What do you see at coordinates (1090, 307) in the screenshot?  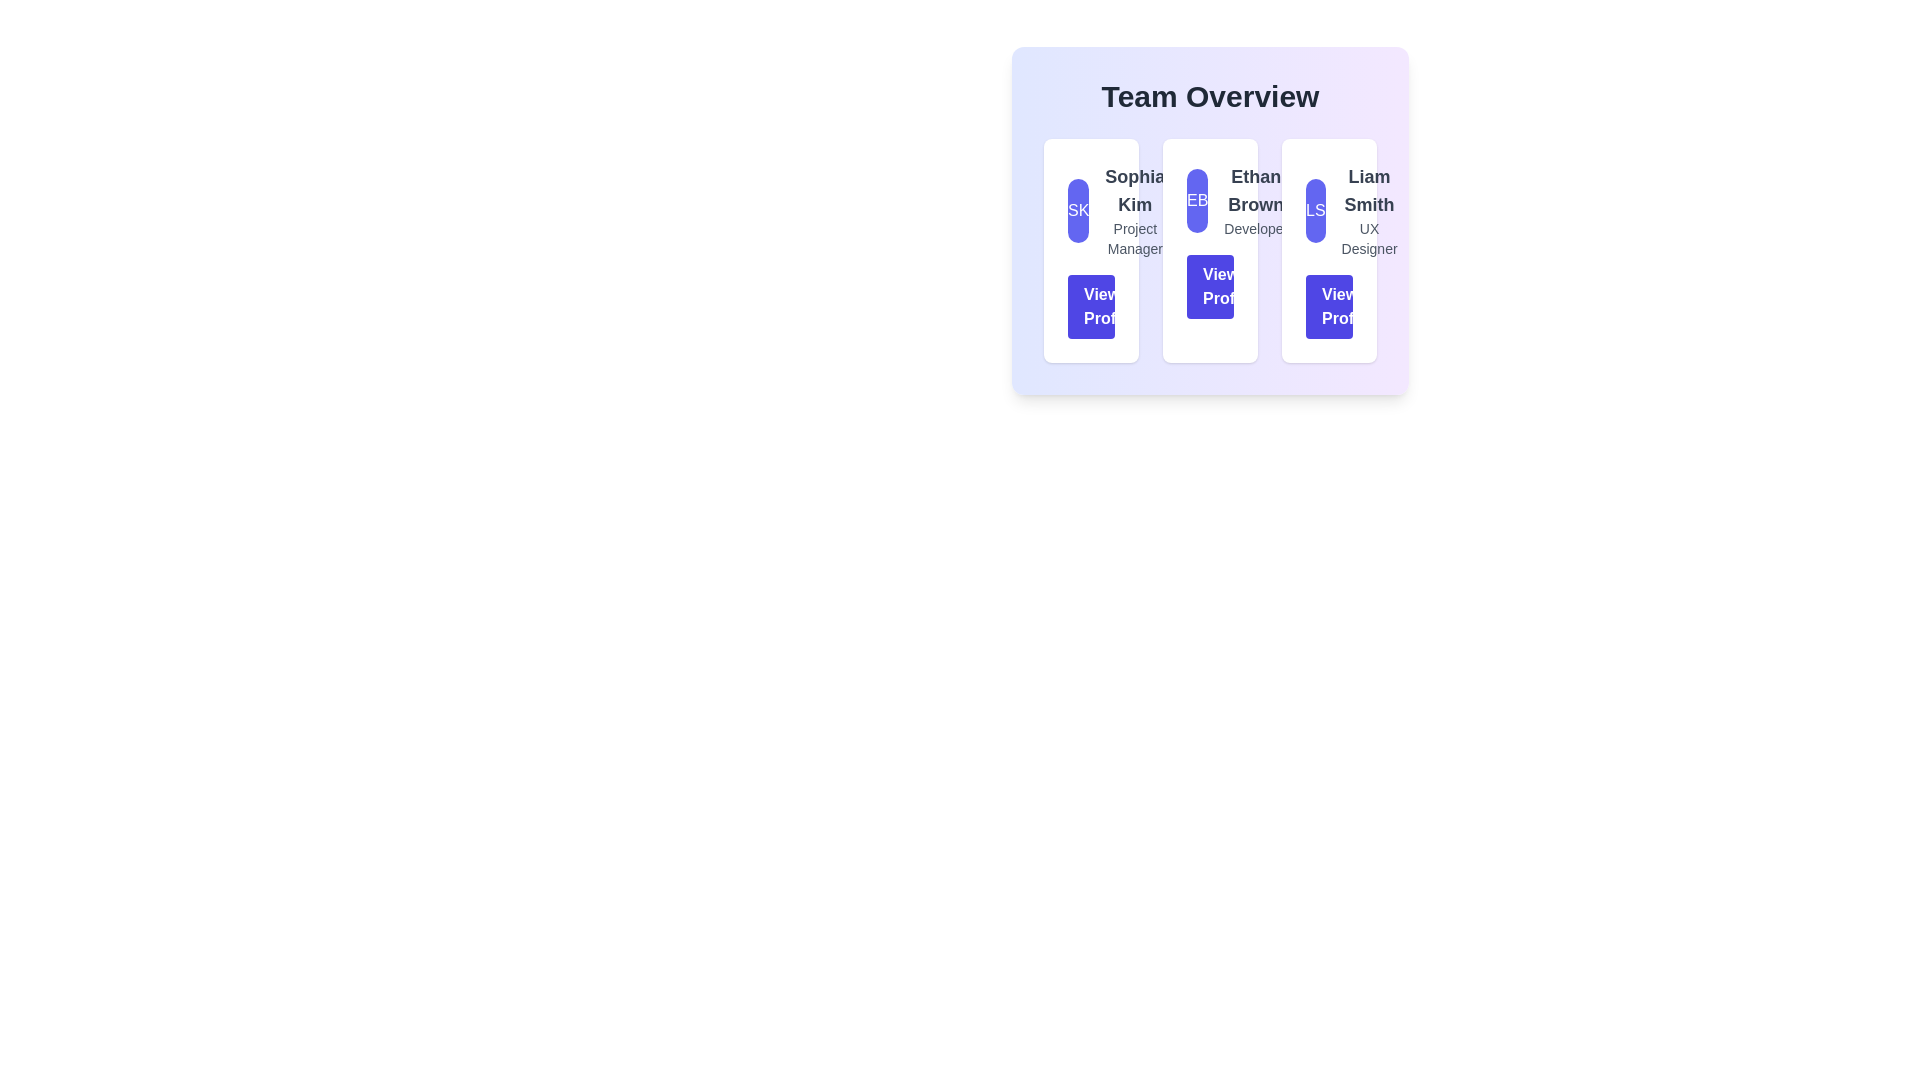 I see `the 'View Profile' button located at the bottom of Sophia Kim's profile card for accessibility purposes` at bounding box center [1090, 307].